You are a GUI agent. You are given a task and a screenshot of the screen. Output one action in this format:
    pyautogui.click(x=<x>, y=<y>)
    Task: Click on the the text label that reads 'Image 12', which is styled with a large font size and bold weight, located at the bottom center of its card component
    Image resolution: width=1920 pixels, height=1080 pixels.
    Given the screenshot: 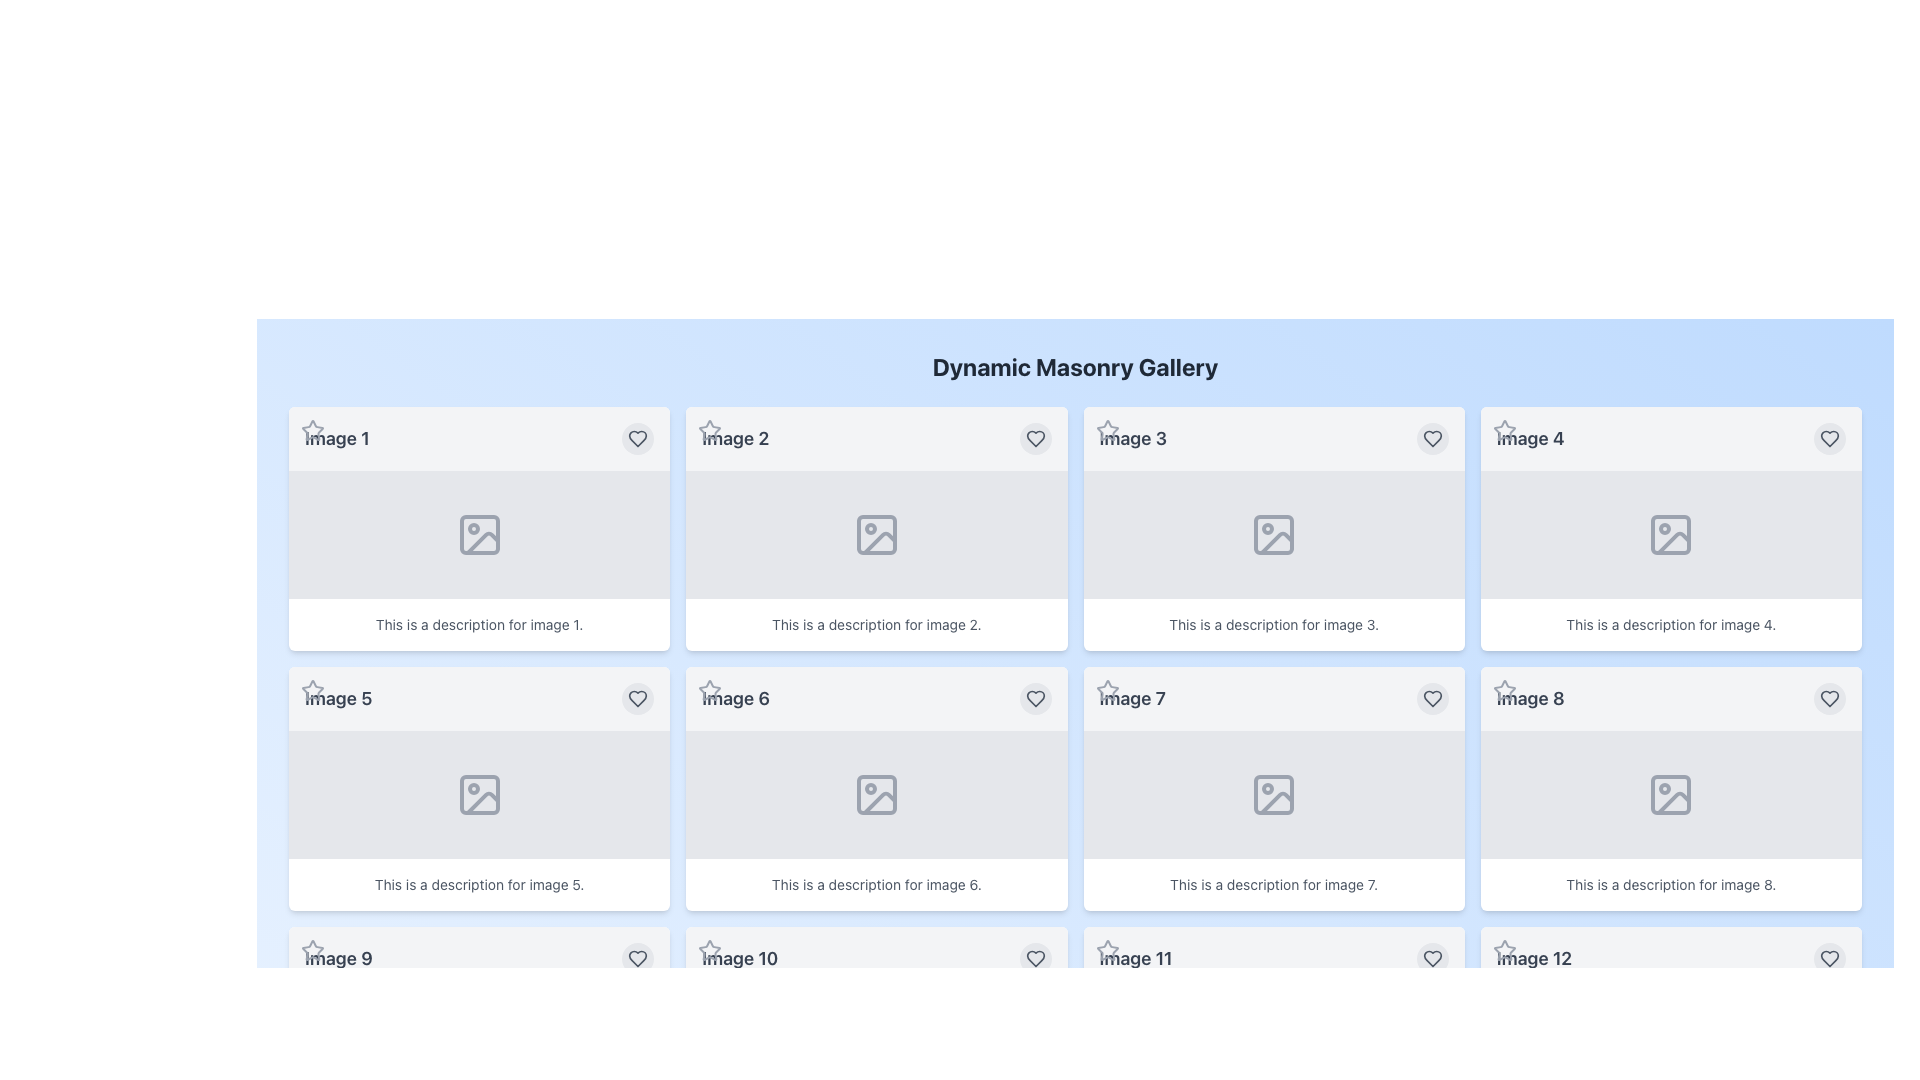 What is the action you would take?
    pyautogui.click(x=1533, y=958)
    